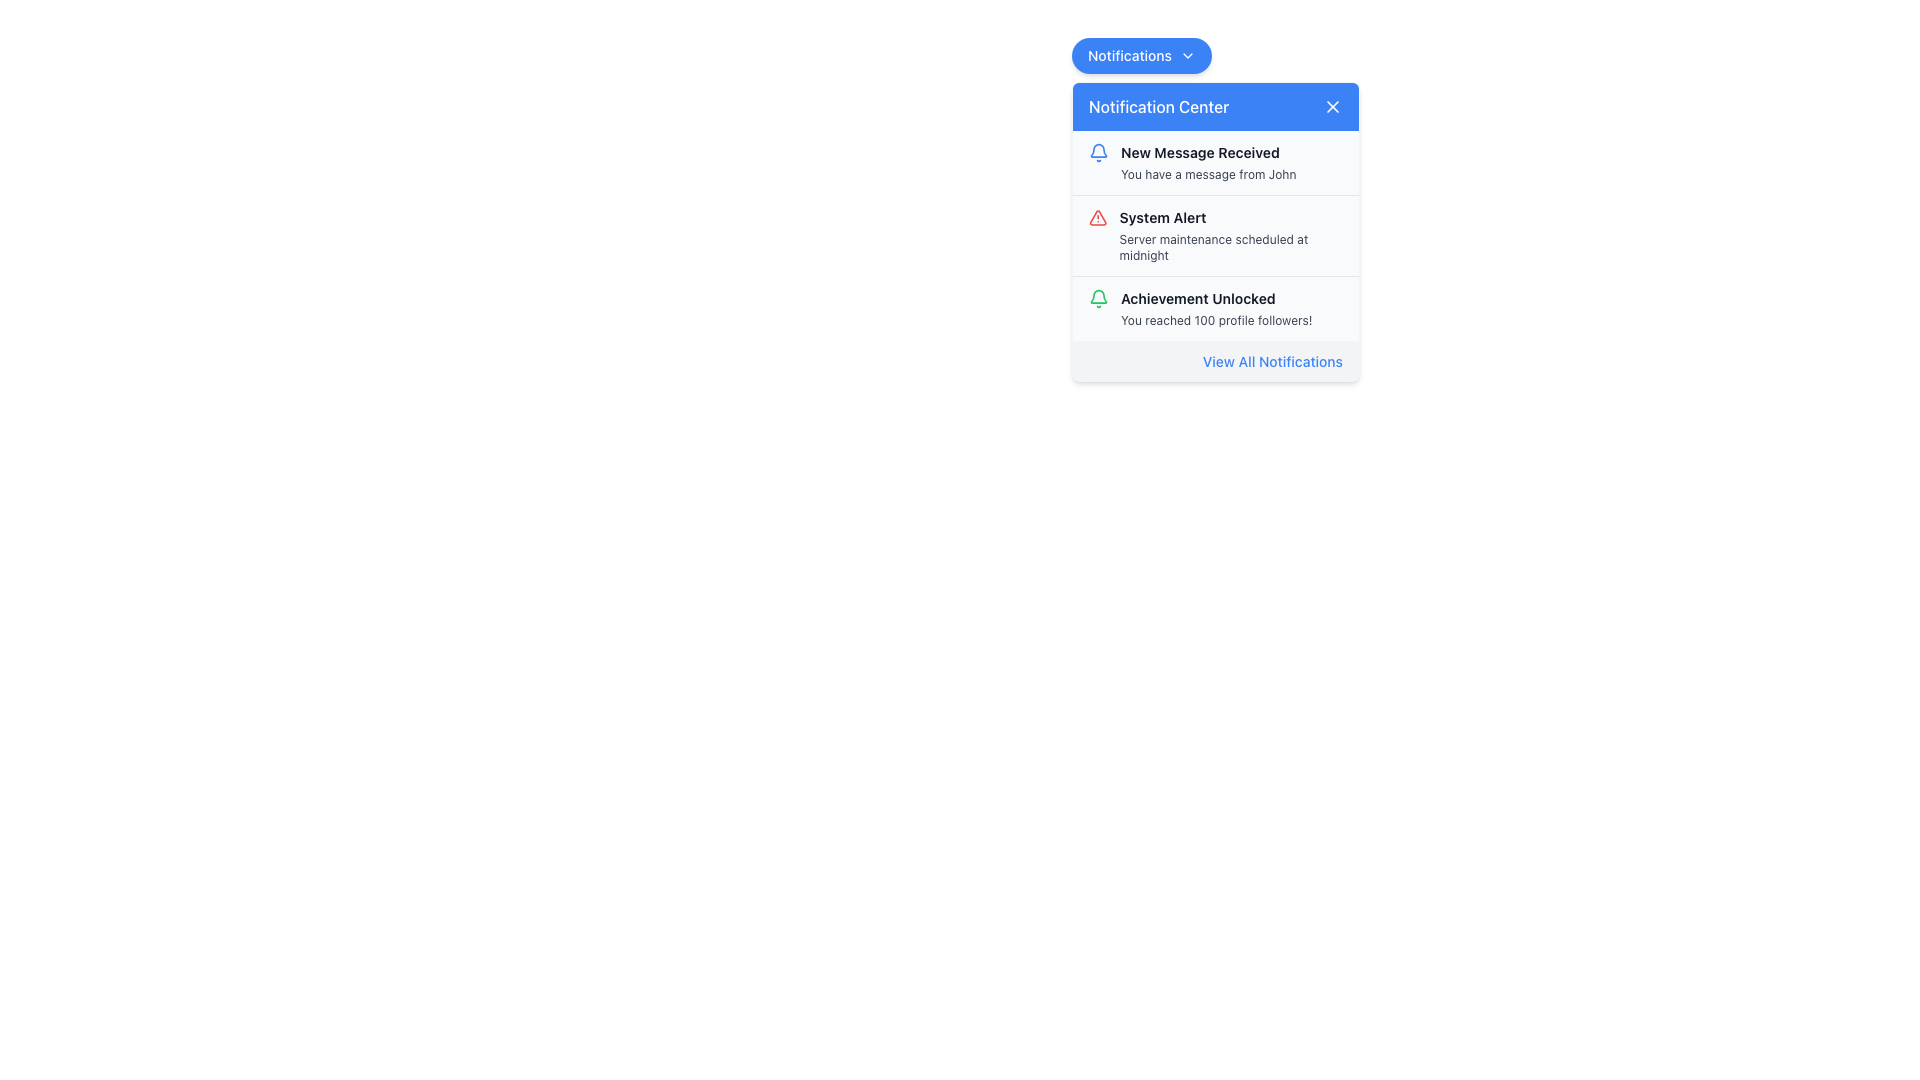  Describe the element at coordinates (1214, 161) in the screenshot. I see `the notification entry in the notification center that contains a blue bell icon and the text 'New Message Received' with the subtitle 'You have a message from John'` at that location.